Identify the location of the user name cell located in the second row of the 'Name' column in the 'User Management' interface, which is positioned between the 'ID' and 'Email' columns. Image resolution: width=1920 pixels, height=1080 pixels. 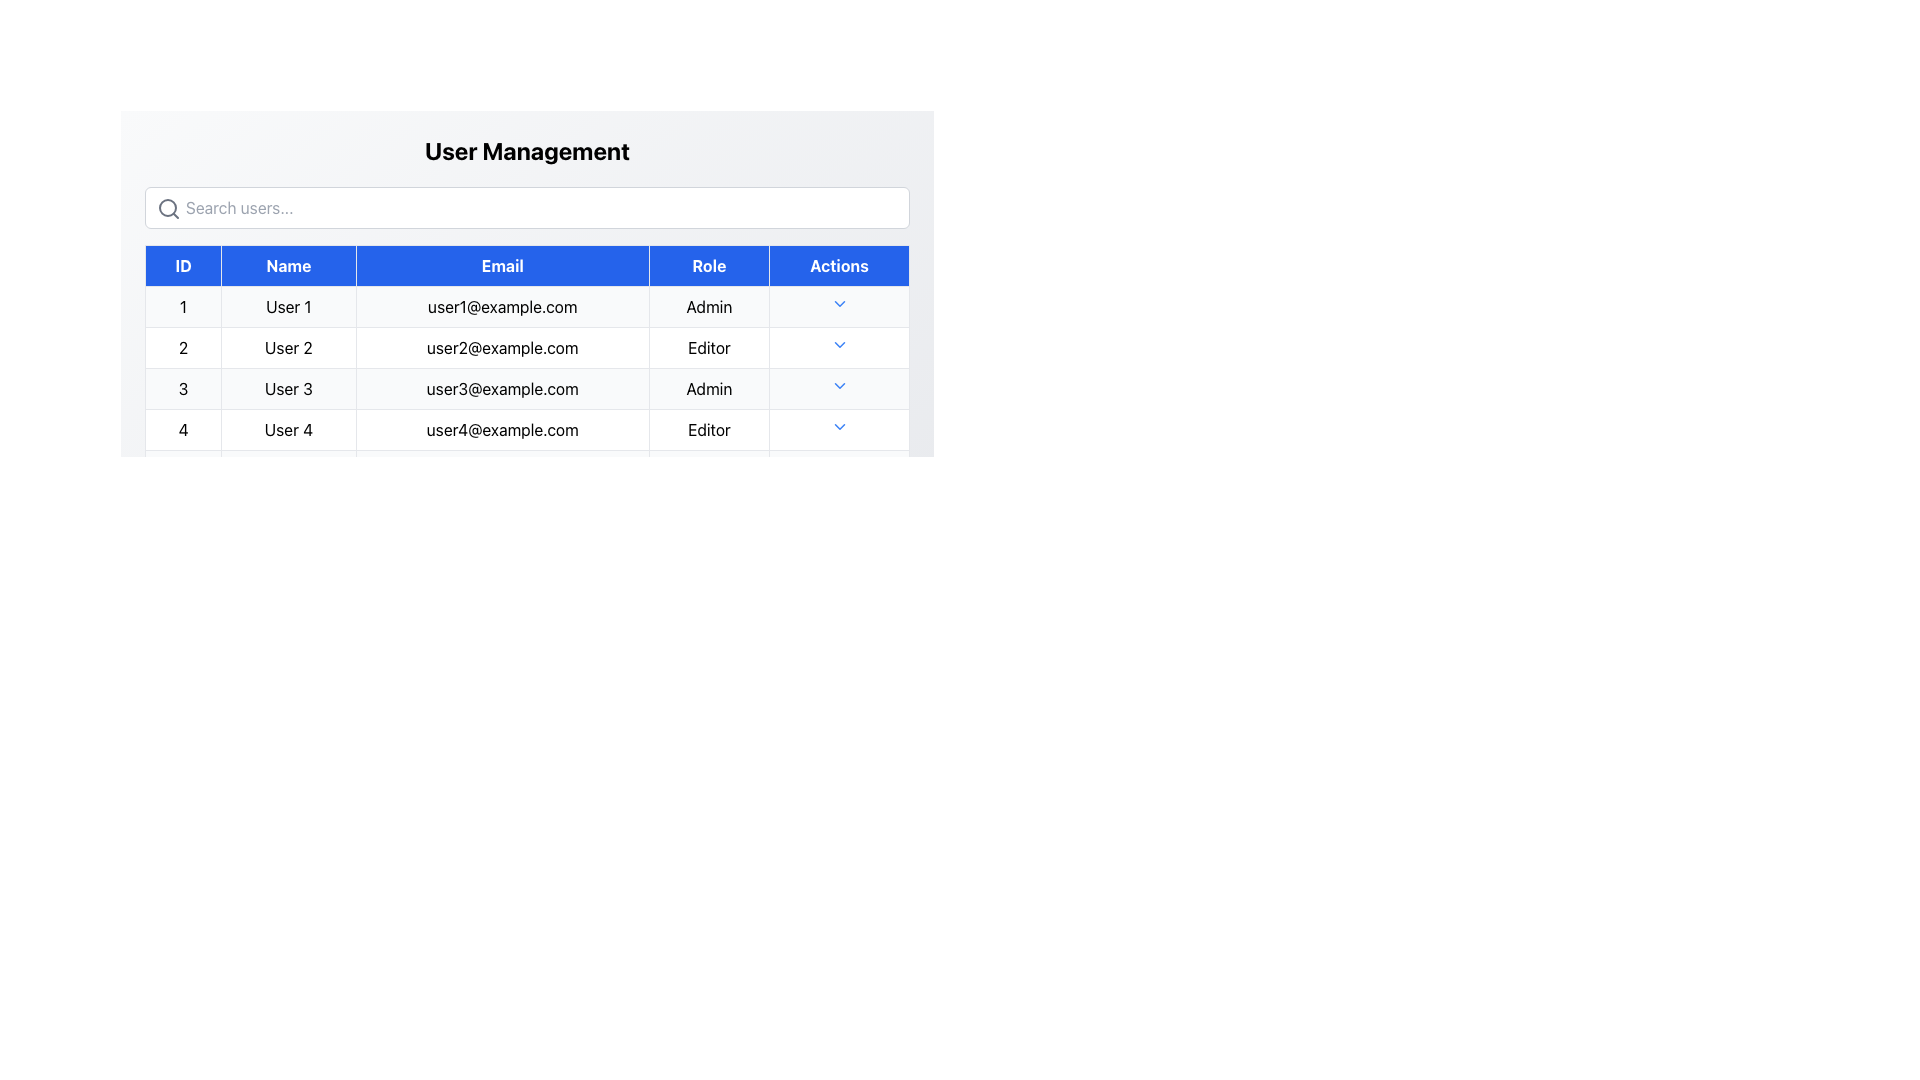
(287, 346).